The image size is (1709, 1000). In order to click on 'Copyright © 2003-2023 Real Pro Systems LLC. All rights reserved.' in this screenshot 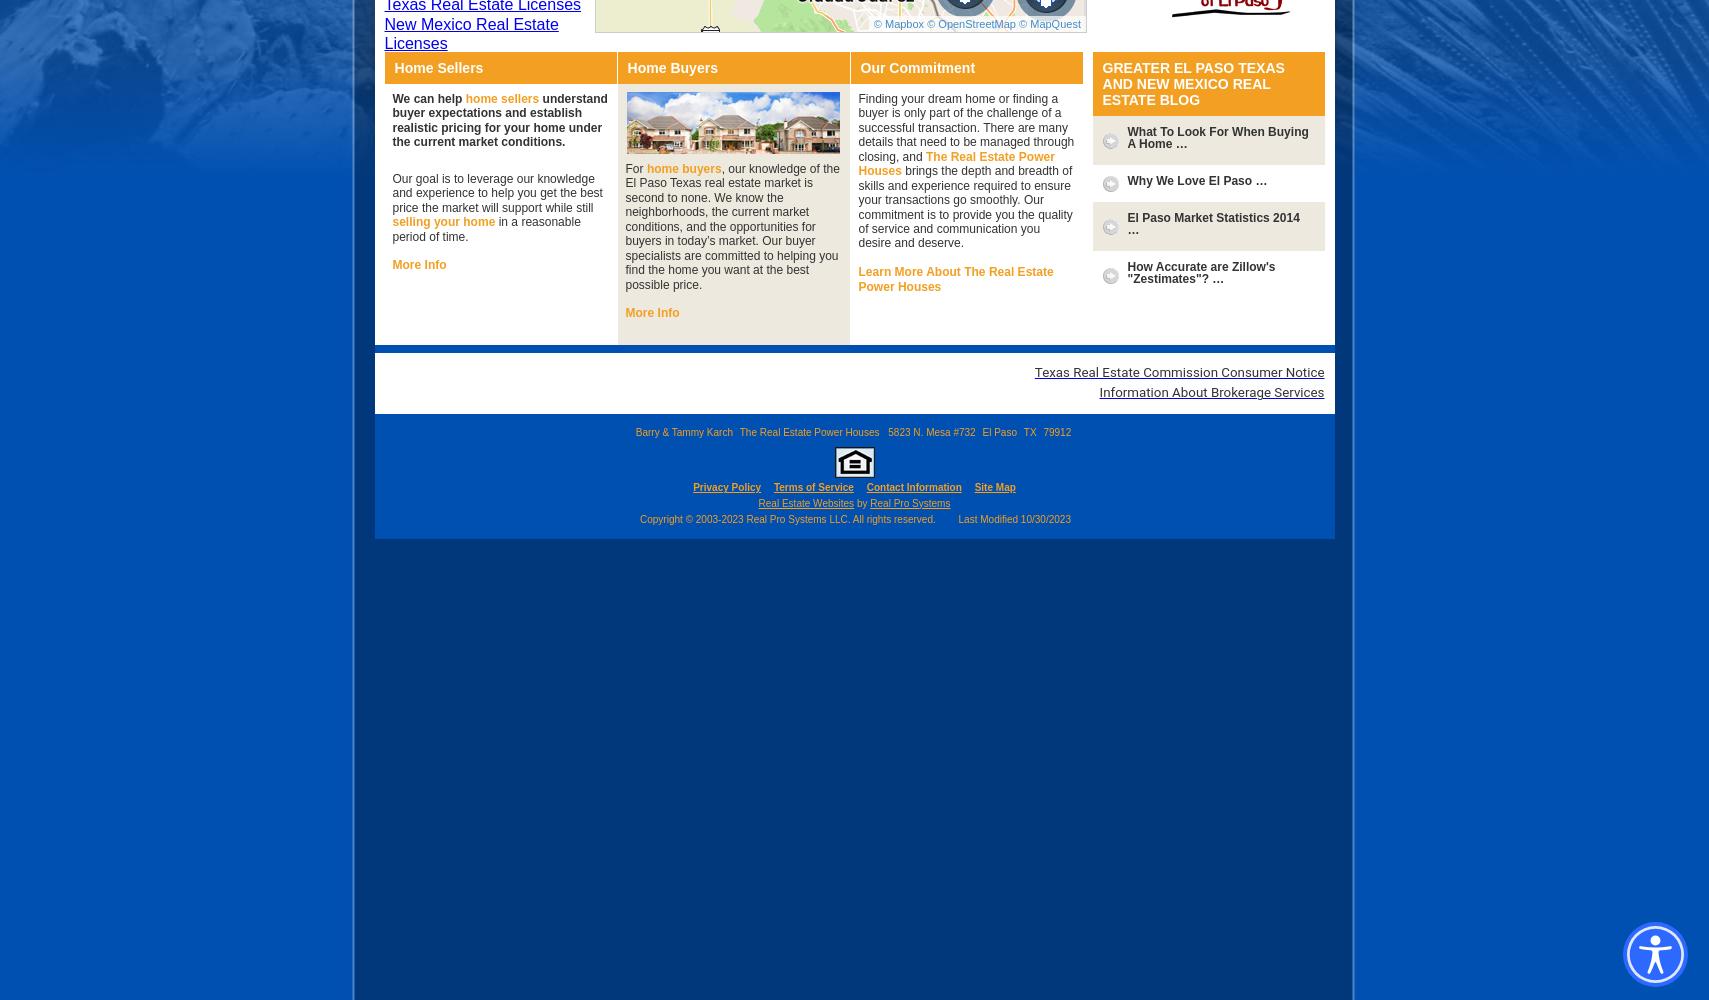, I will do `click(637, 518)`.